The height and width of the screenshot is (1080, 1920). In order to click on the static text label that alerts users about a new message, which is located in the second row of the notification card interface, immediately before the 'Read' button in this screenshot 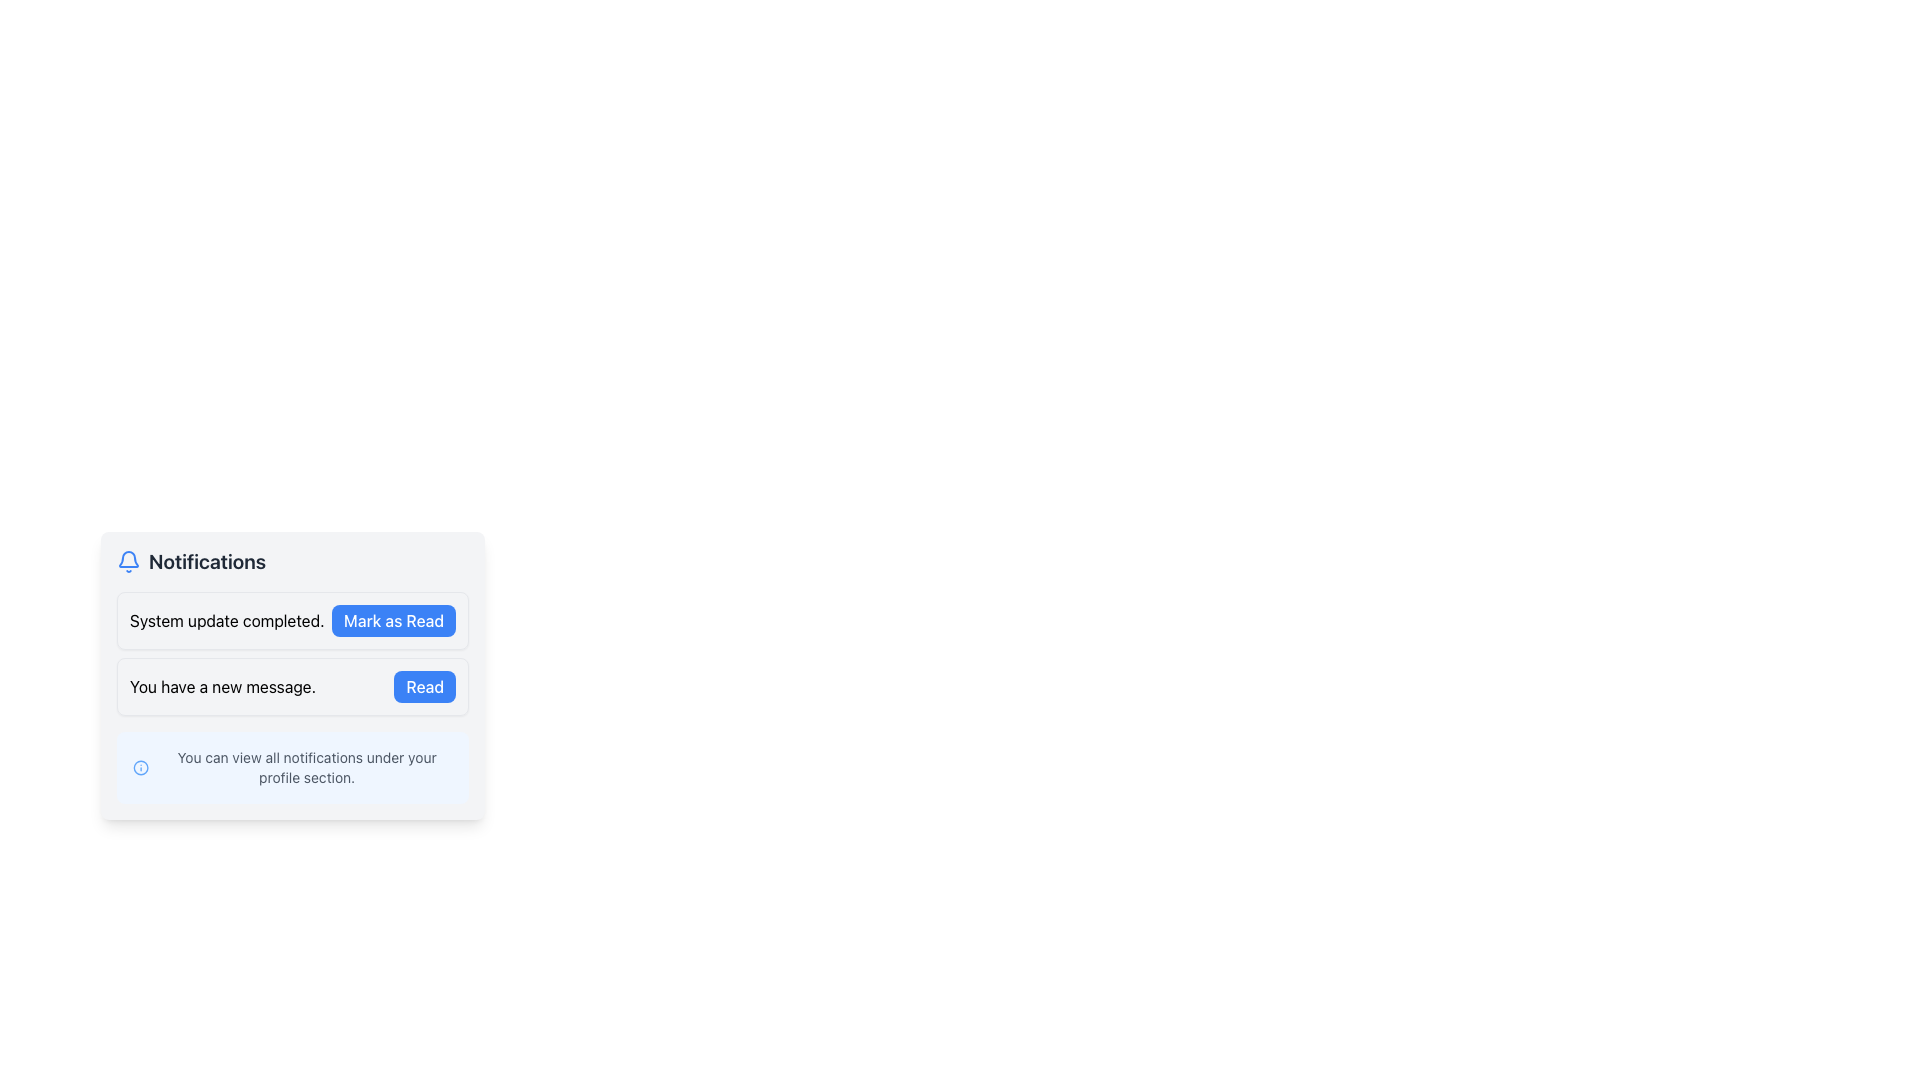, I will do `click(223, 685)`.